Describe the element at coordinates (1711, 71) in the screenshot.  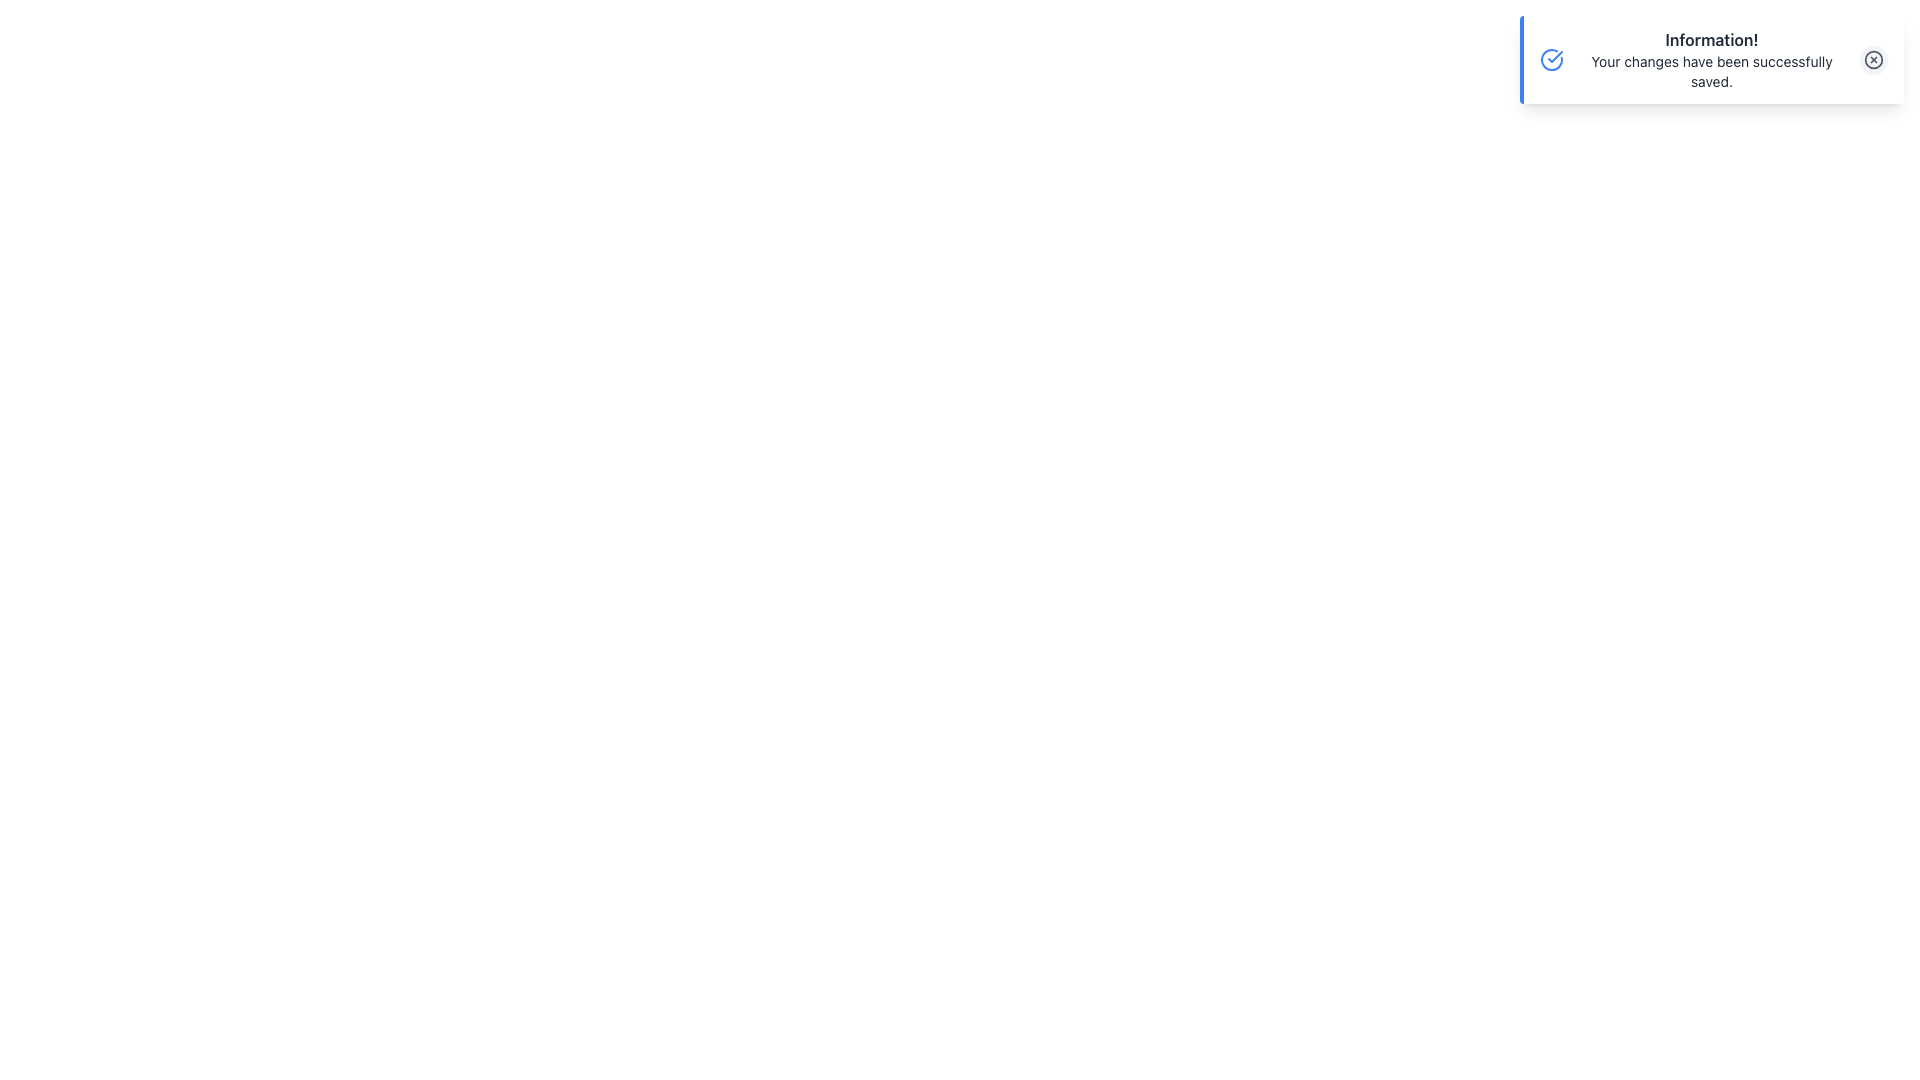
I see `text 'Your changes have been successfully saved.' which is a smaller font styled text located below the bold title 'Information!' in the notification box` at that location.